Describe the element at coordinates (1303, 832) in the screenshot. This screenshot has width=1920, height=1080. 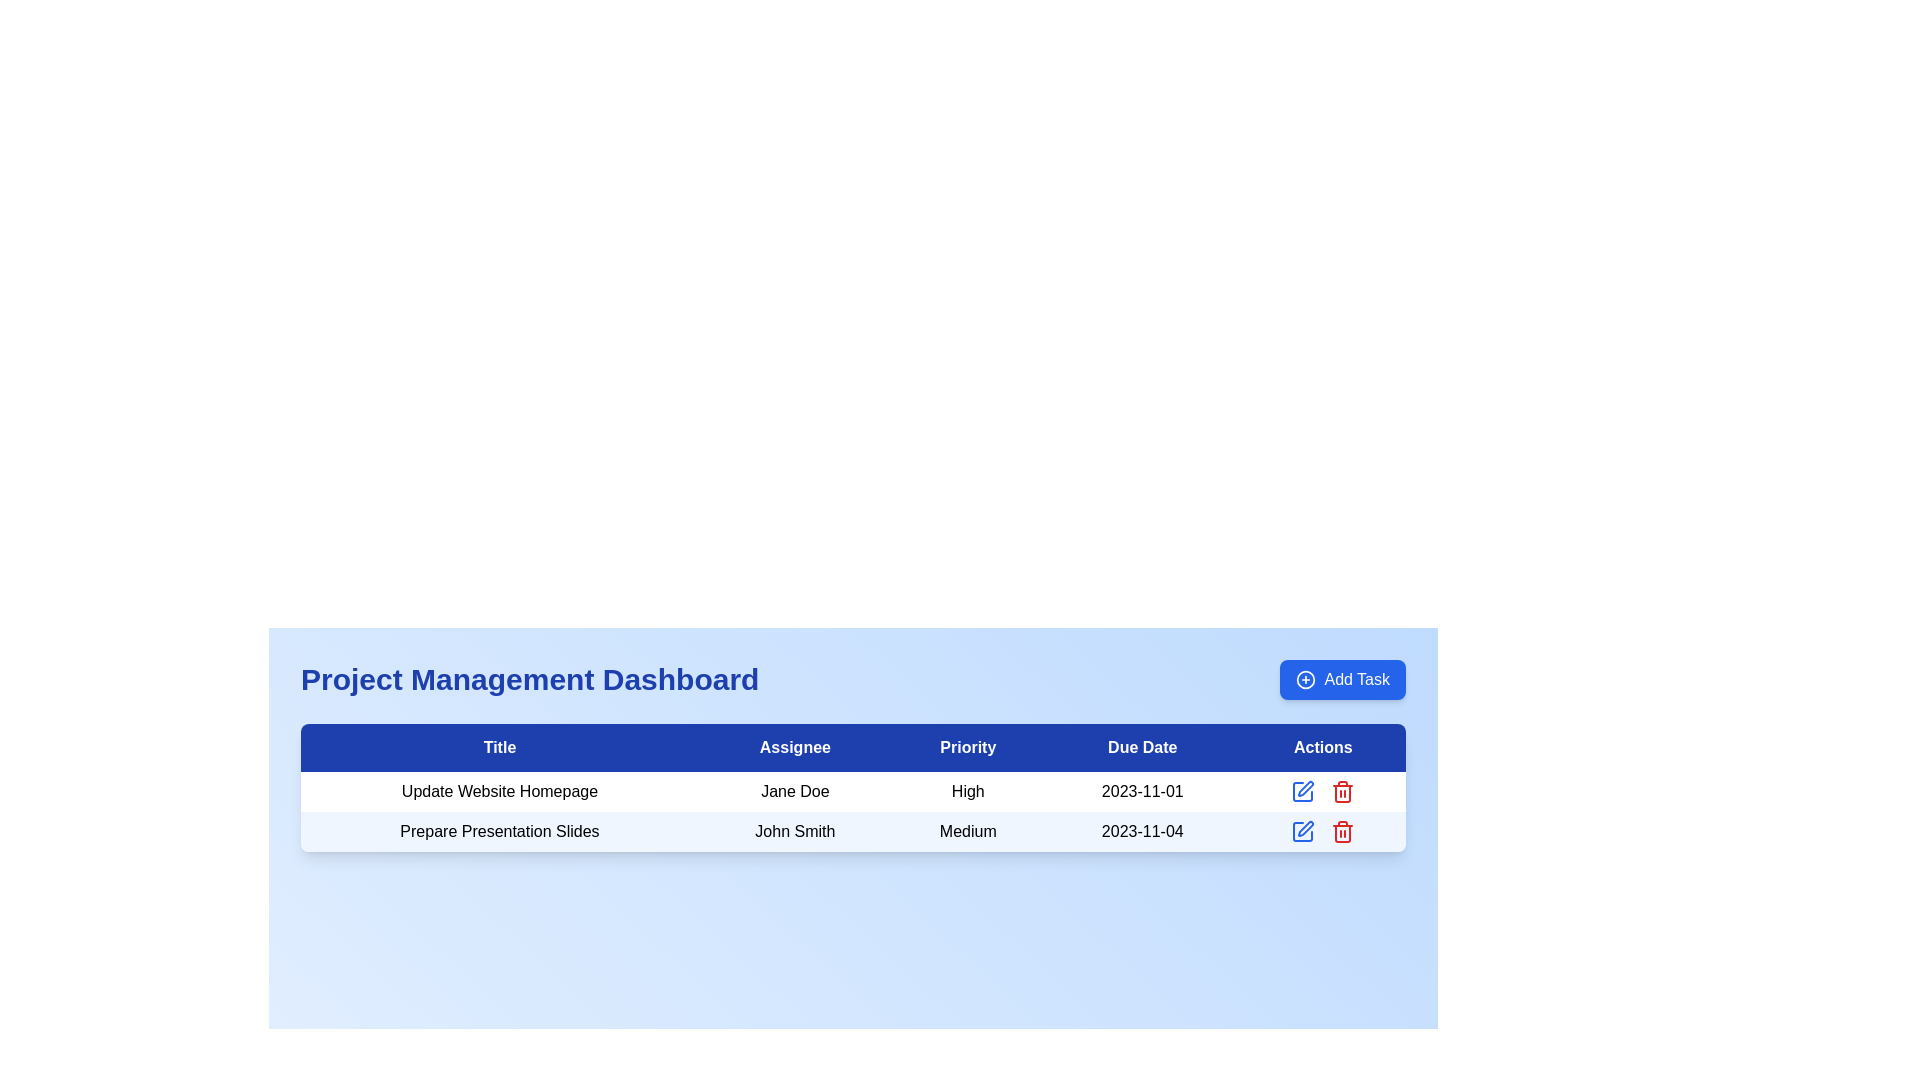
I see `the edit button in the 'Actions' column of the second row of the table` at that location.